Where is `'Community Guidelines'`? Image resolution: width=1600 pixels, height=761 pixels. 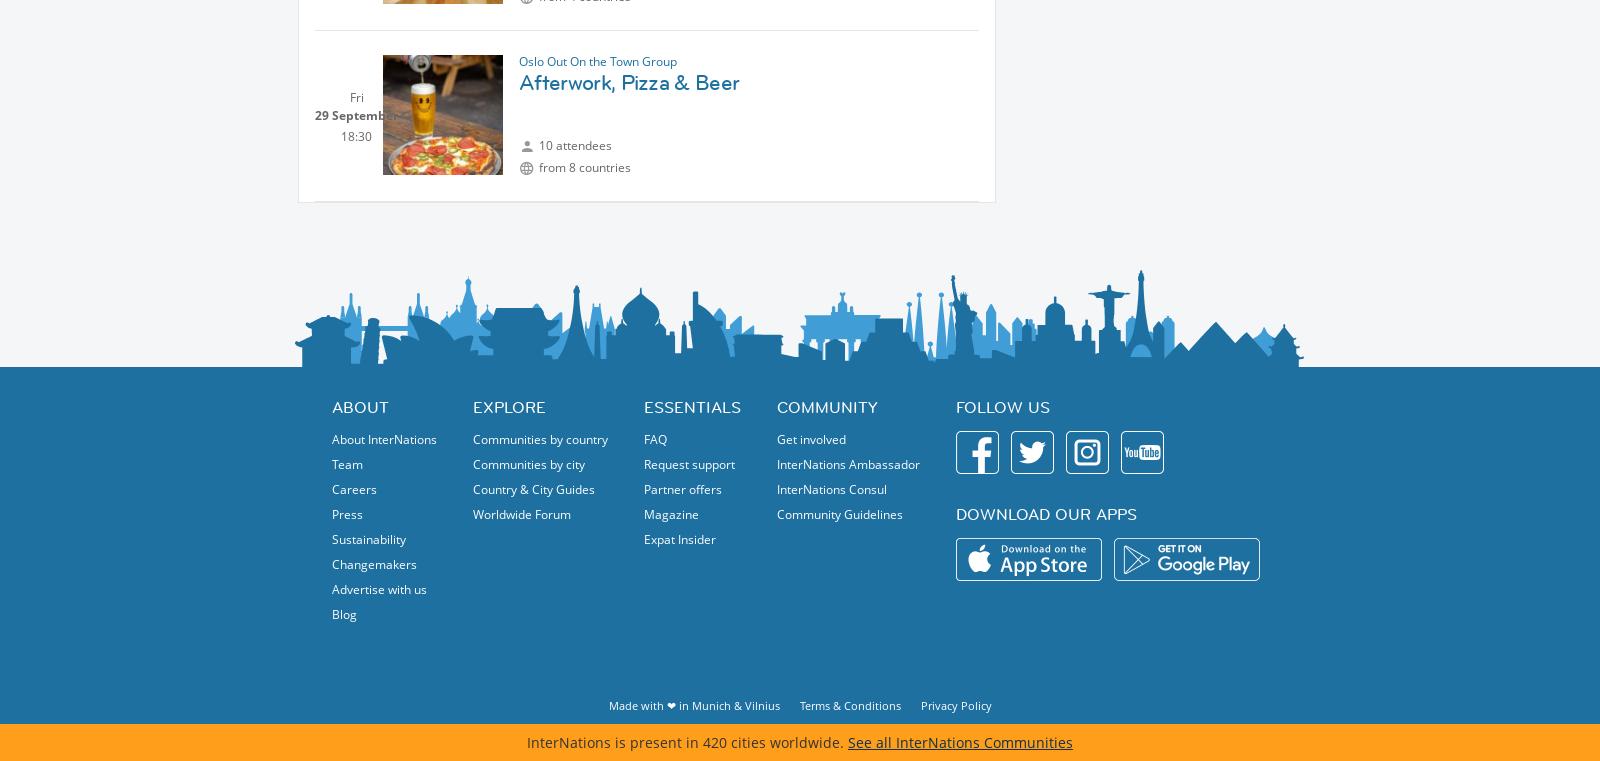 'Community Guidelines' is located at coordinates (776, 513).